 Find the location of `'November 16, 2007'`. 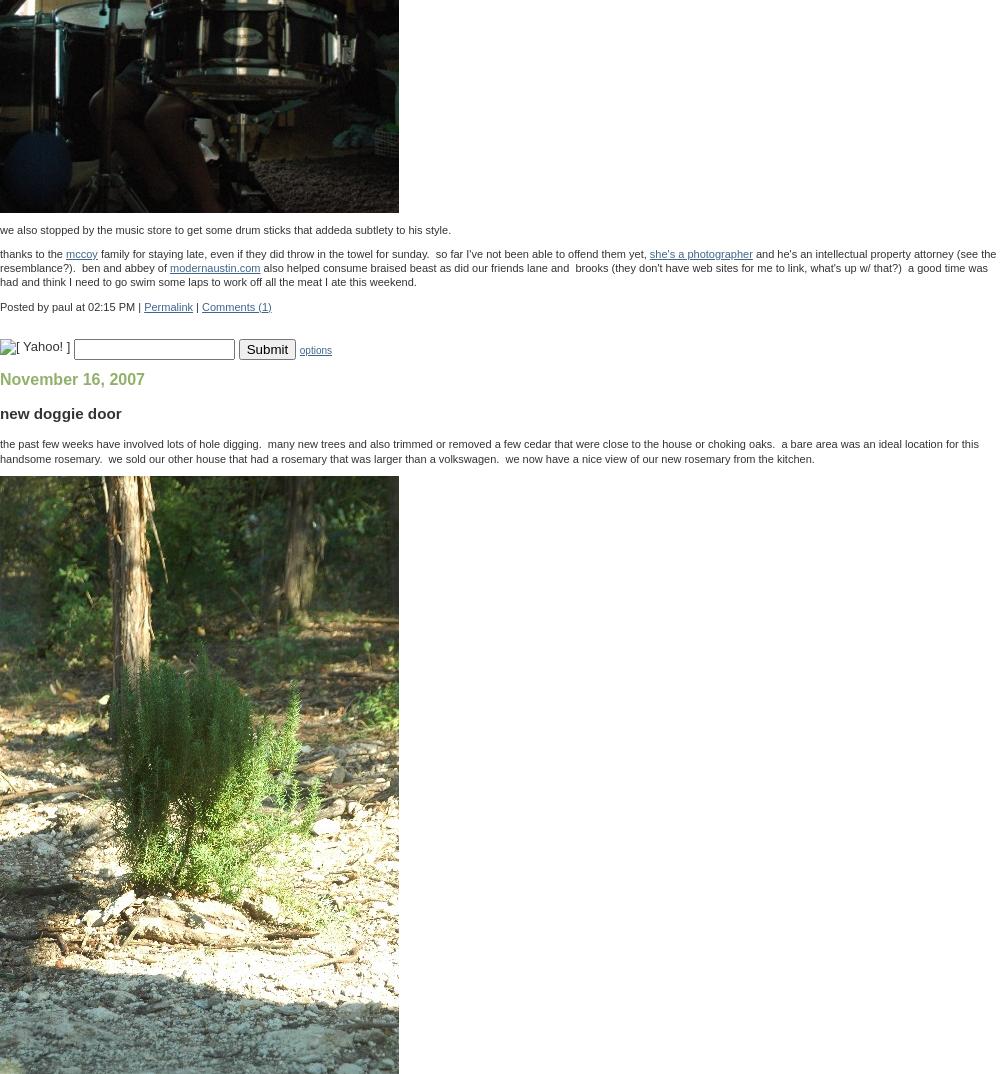

'November 16, 2007' is located at coordinates (71, 379).